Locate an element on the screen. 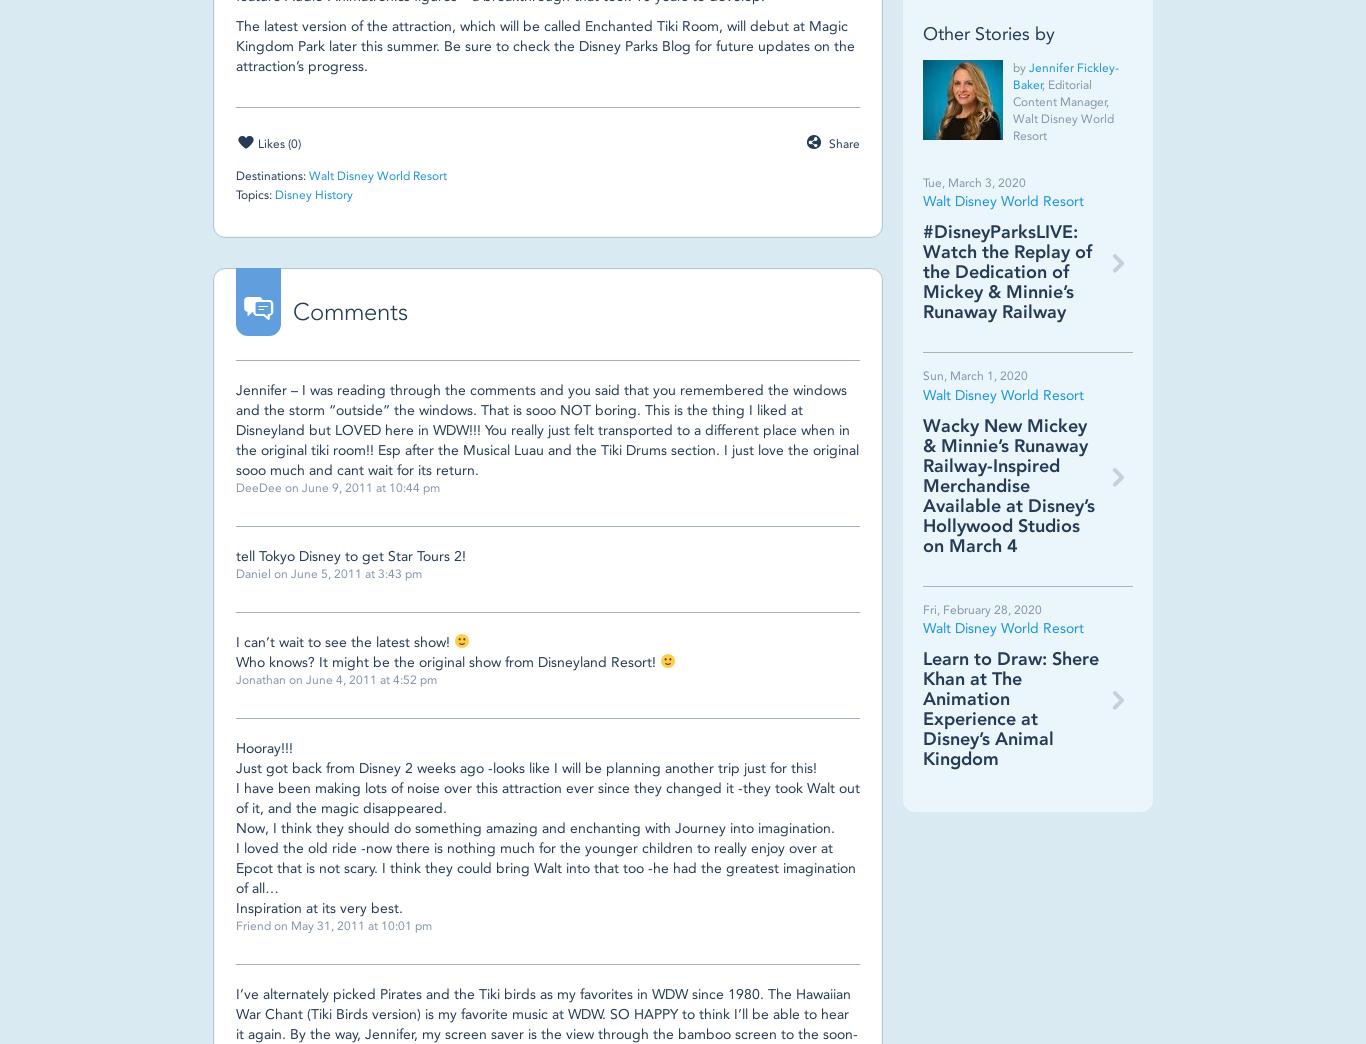 This screenshot has width=1366, height=1044. 'Hooray!!!' is located at coordinates (264, 748).